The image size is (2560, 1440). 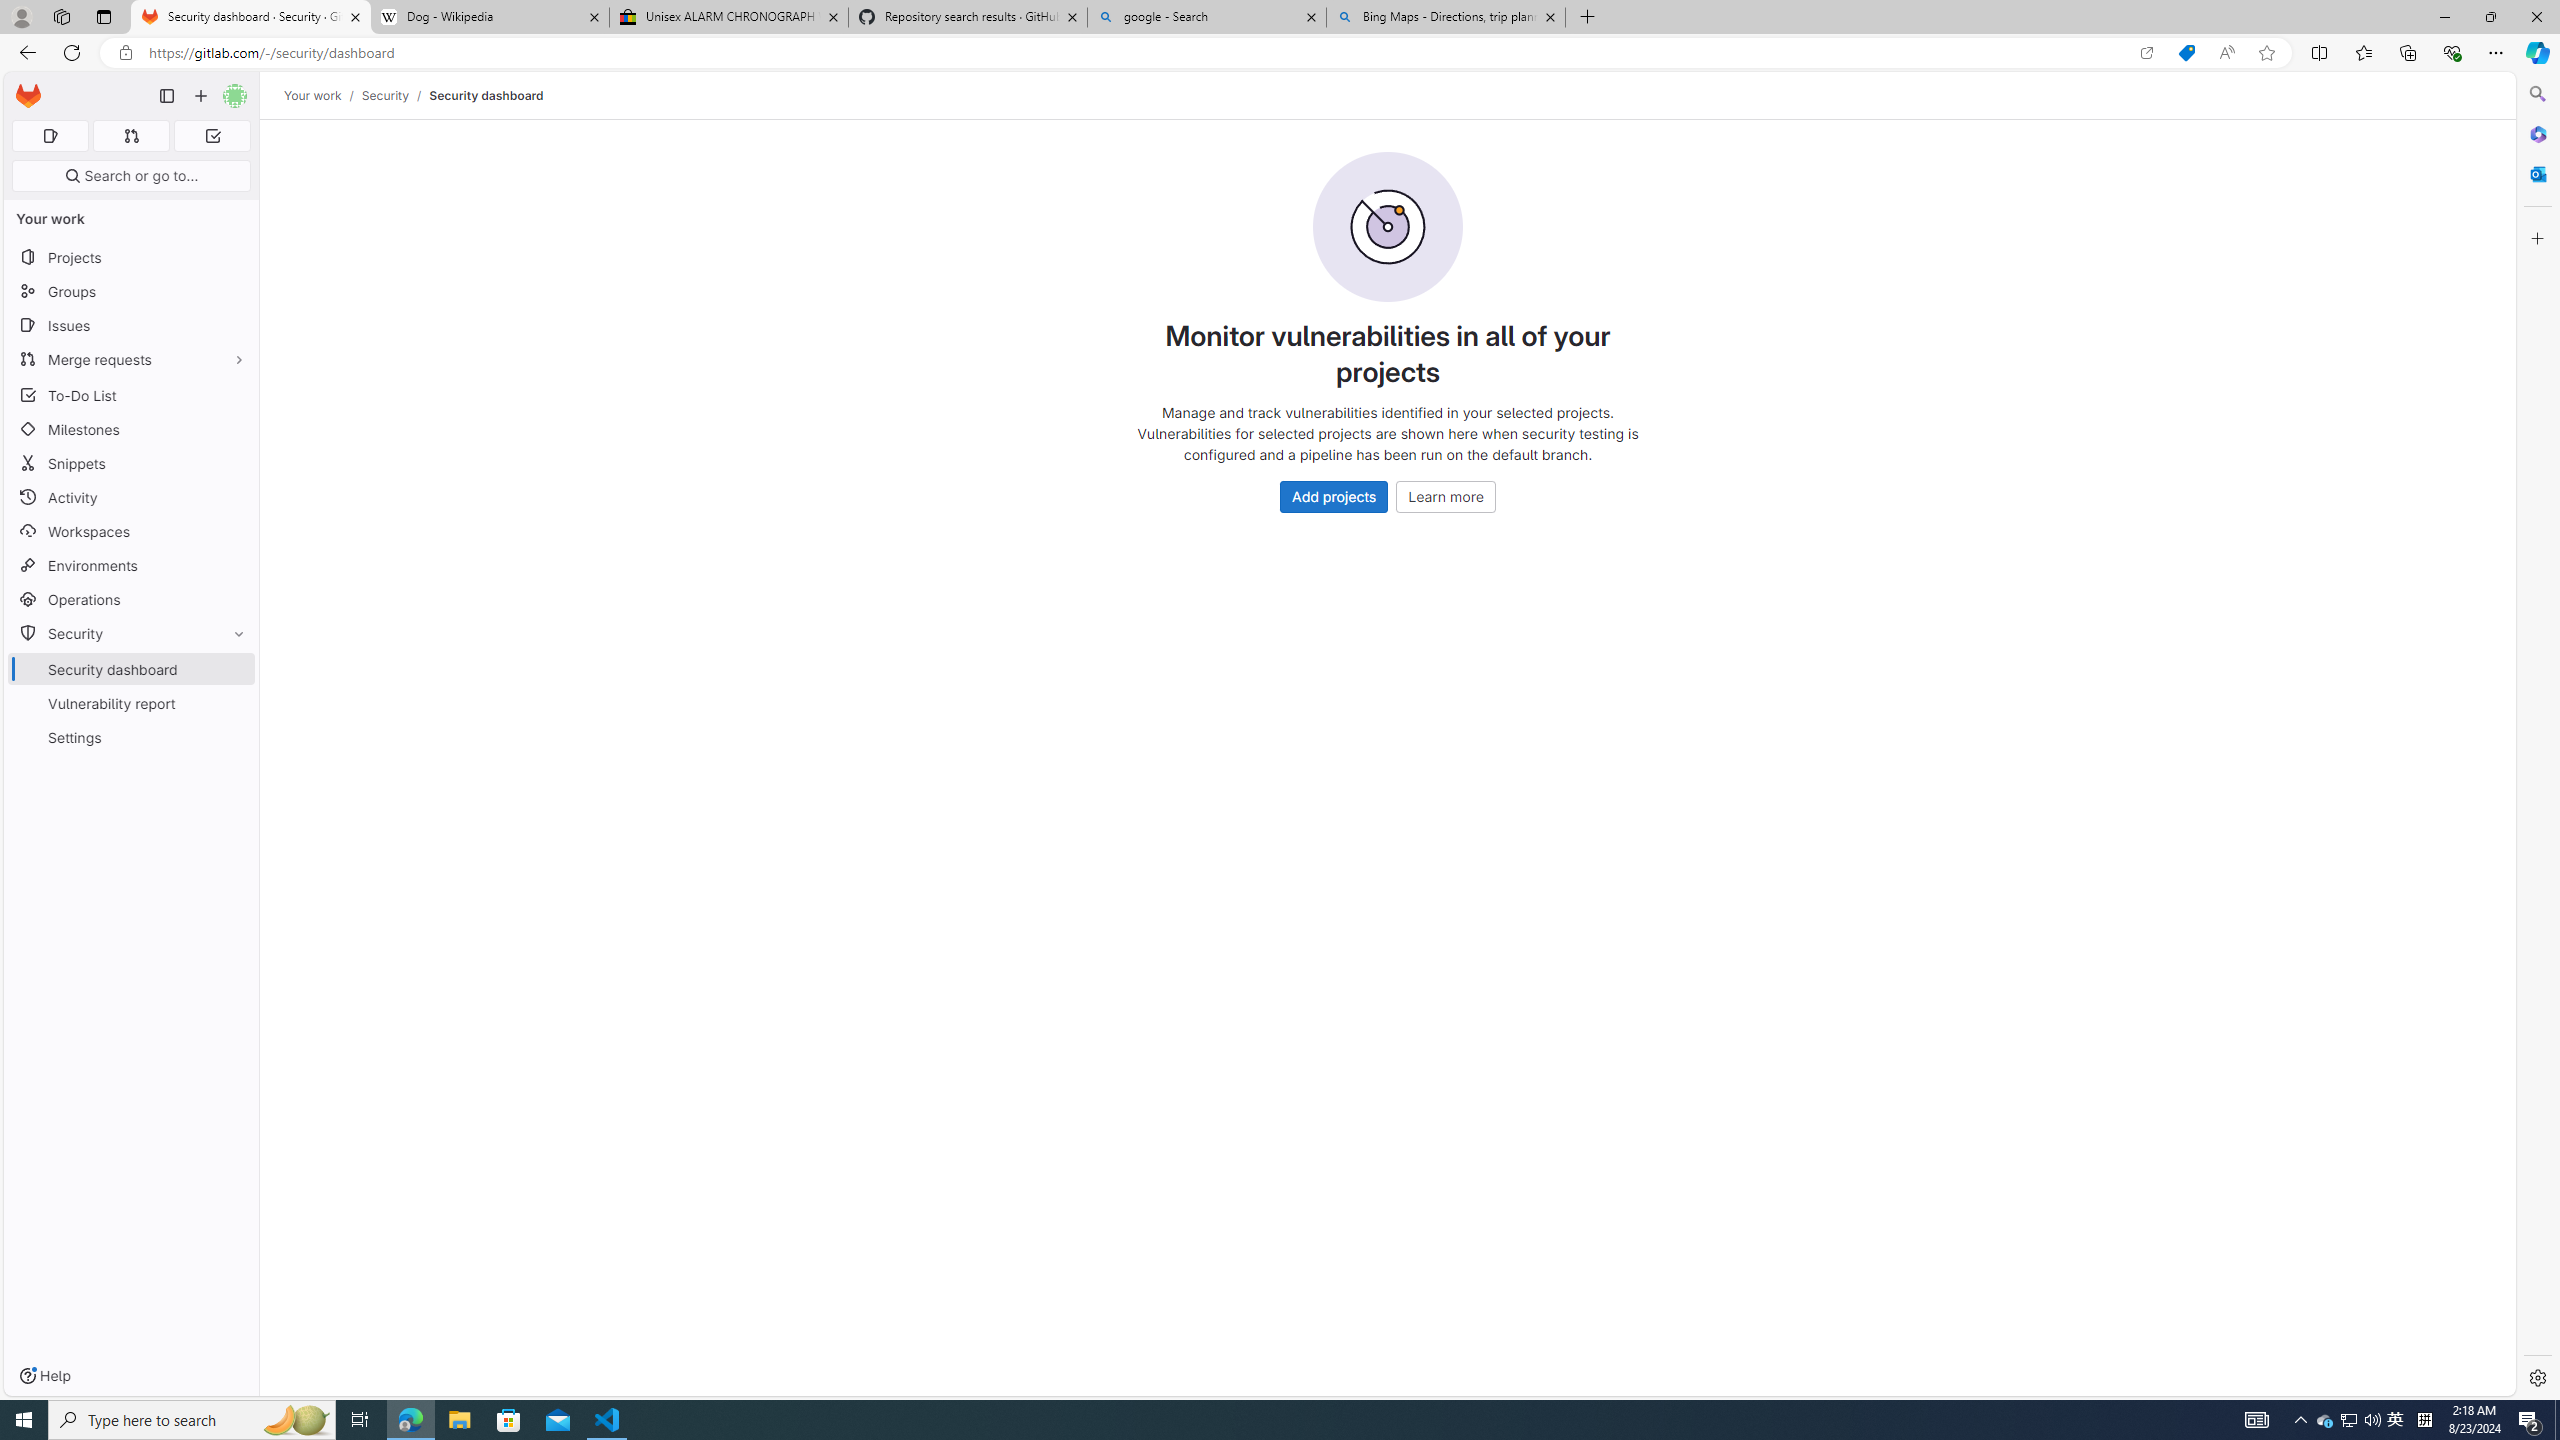 I want to click on 'Projects', so click(x=130, y=256).